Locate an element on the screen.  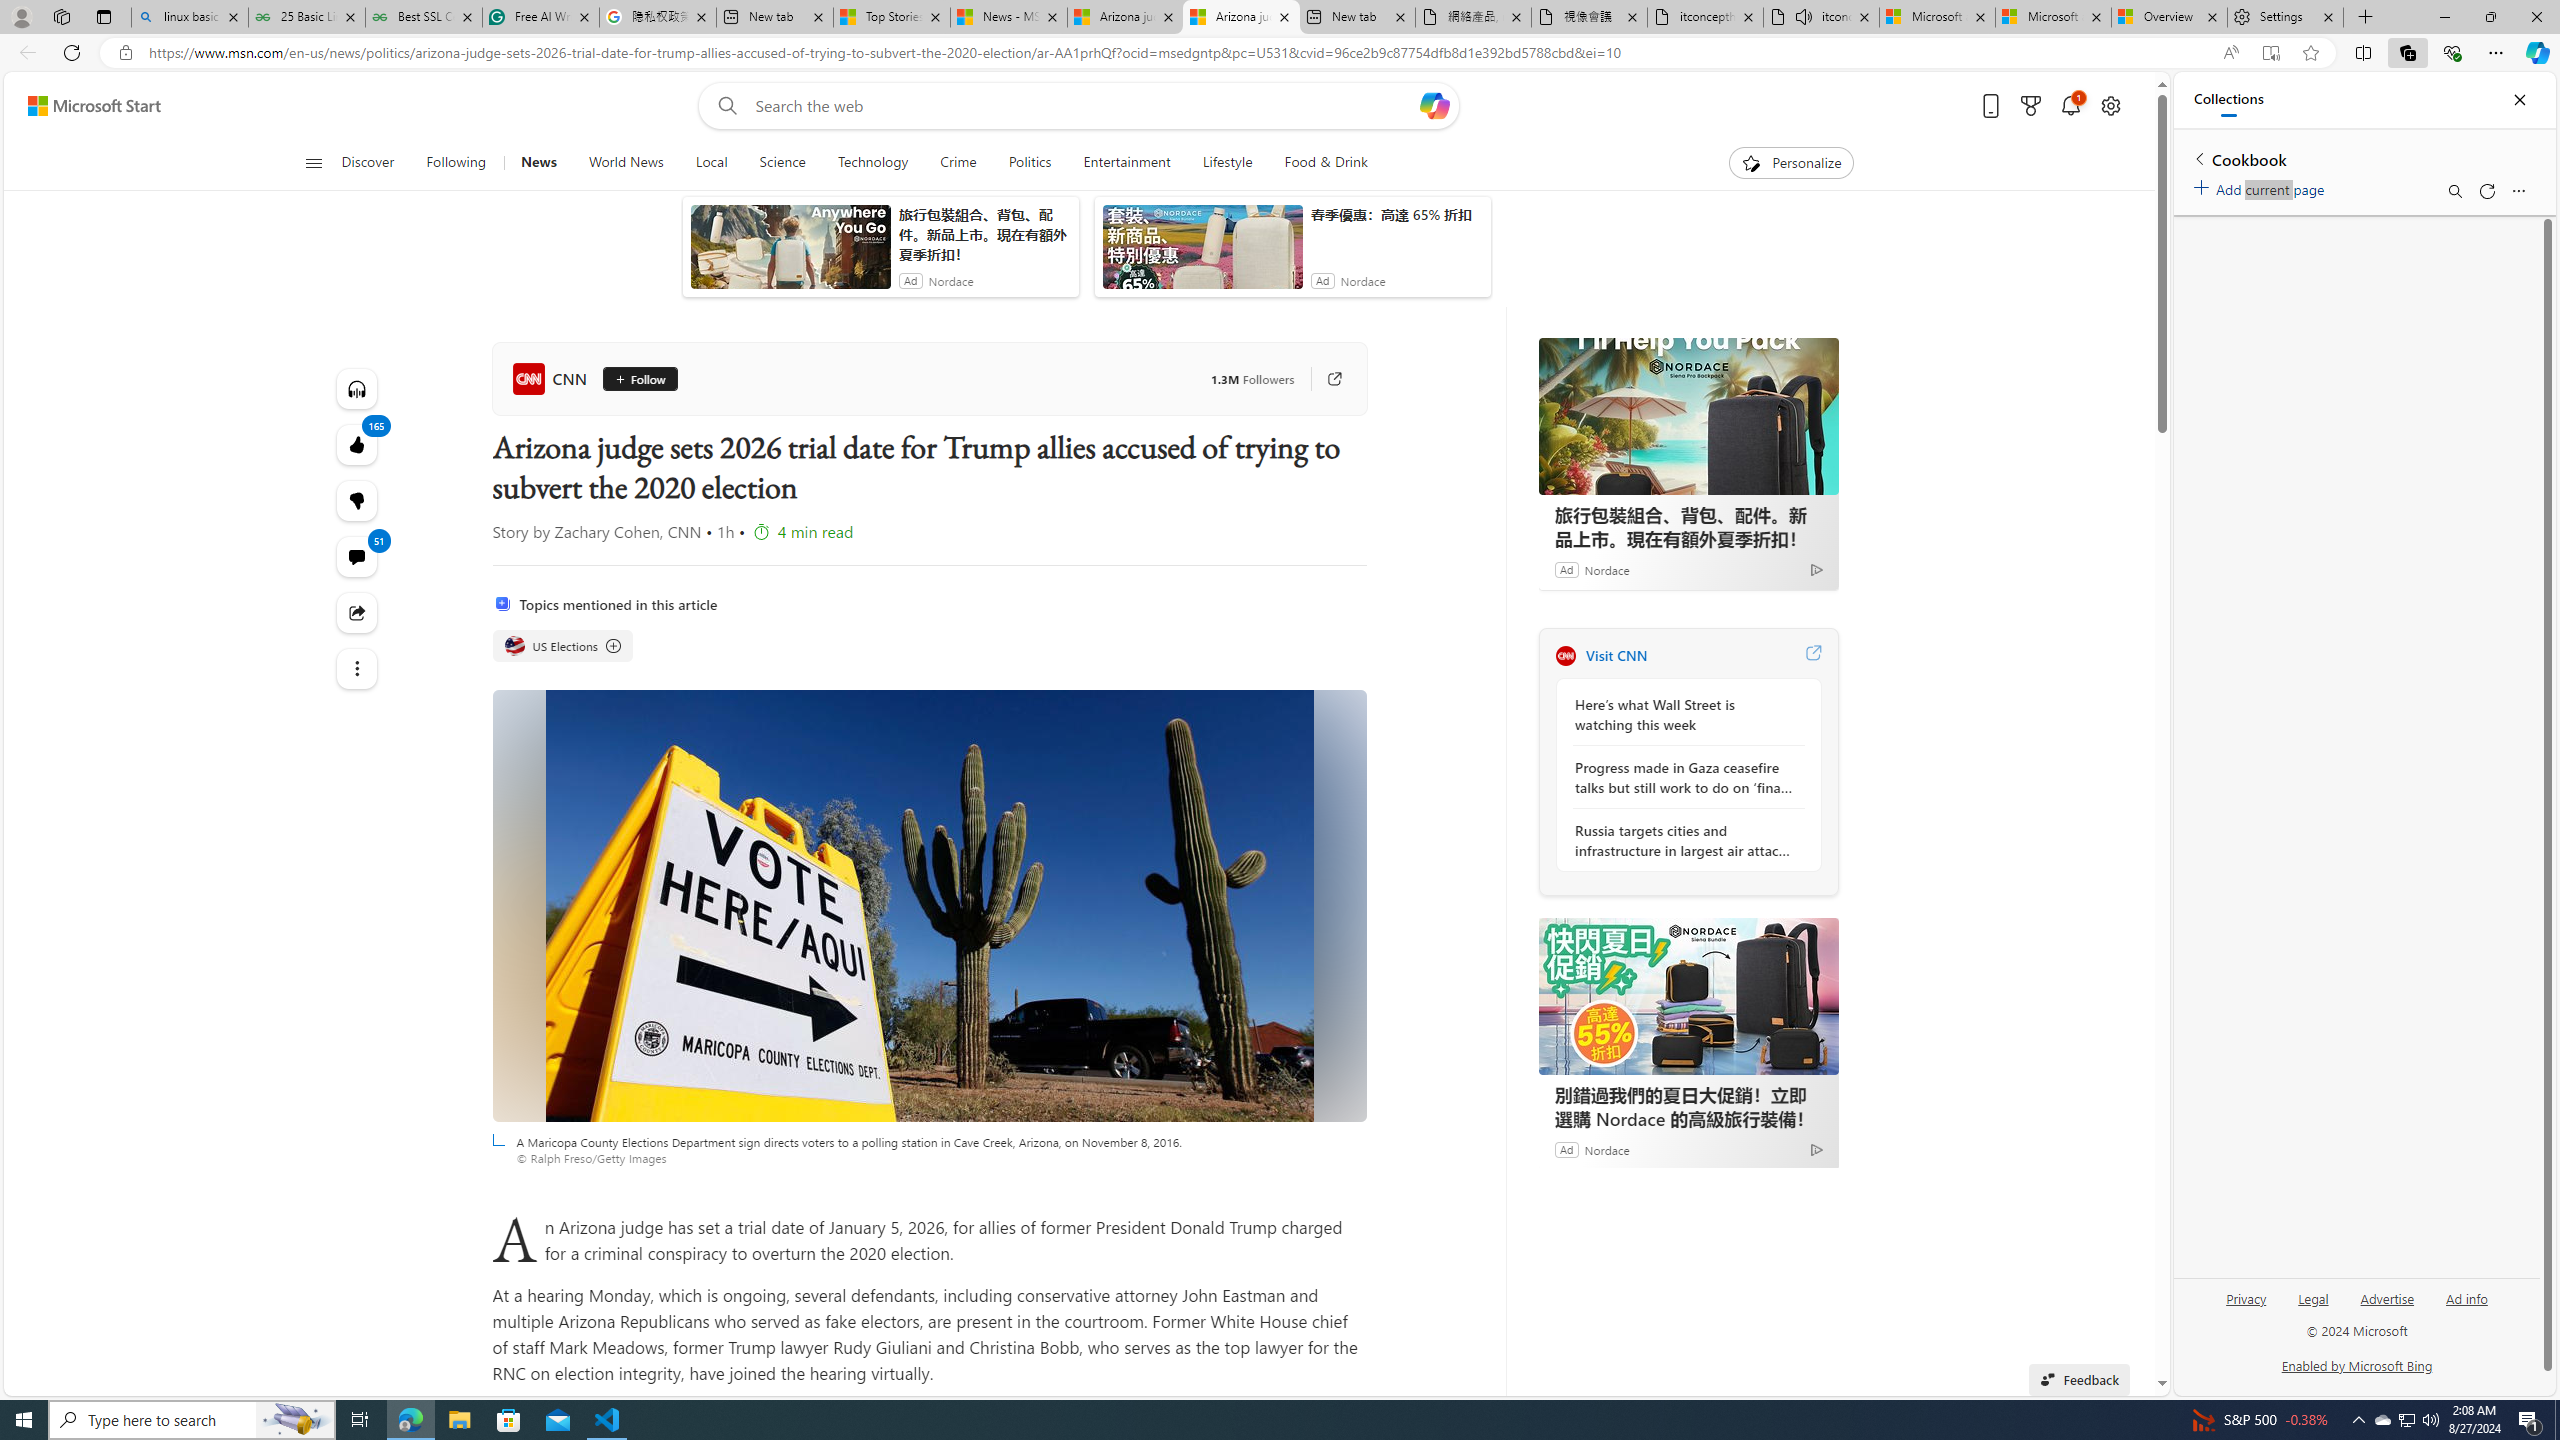
'Go to publisher' is located at coordinates (1322, 379).